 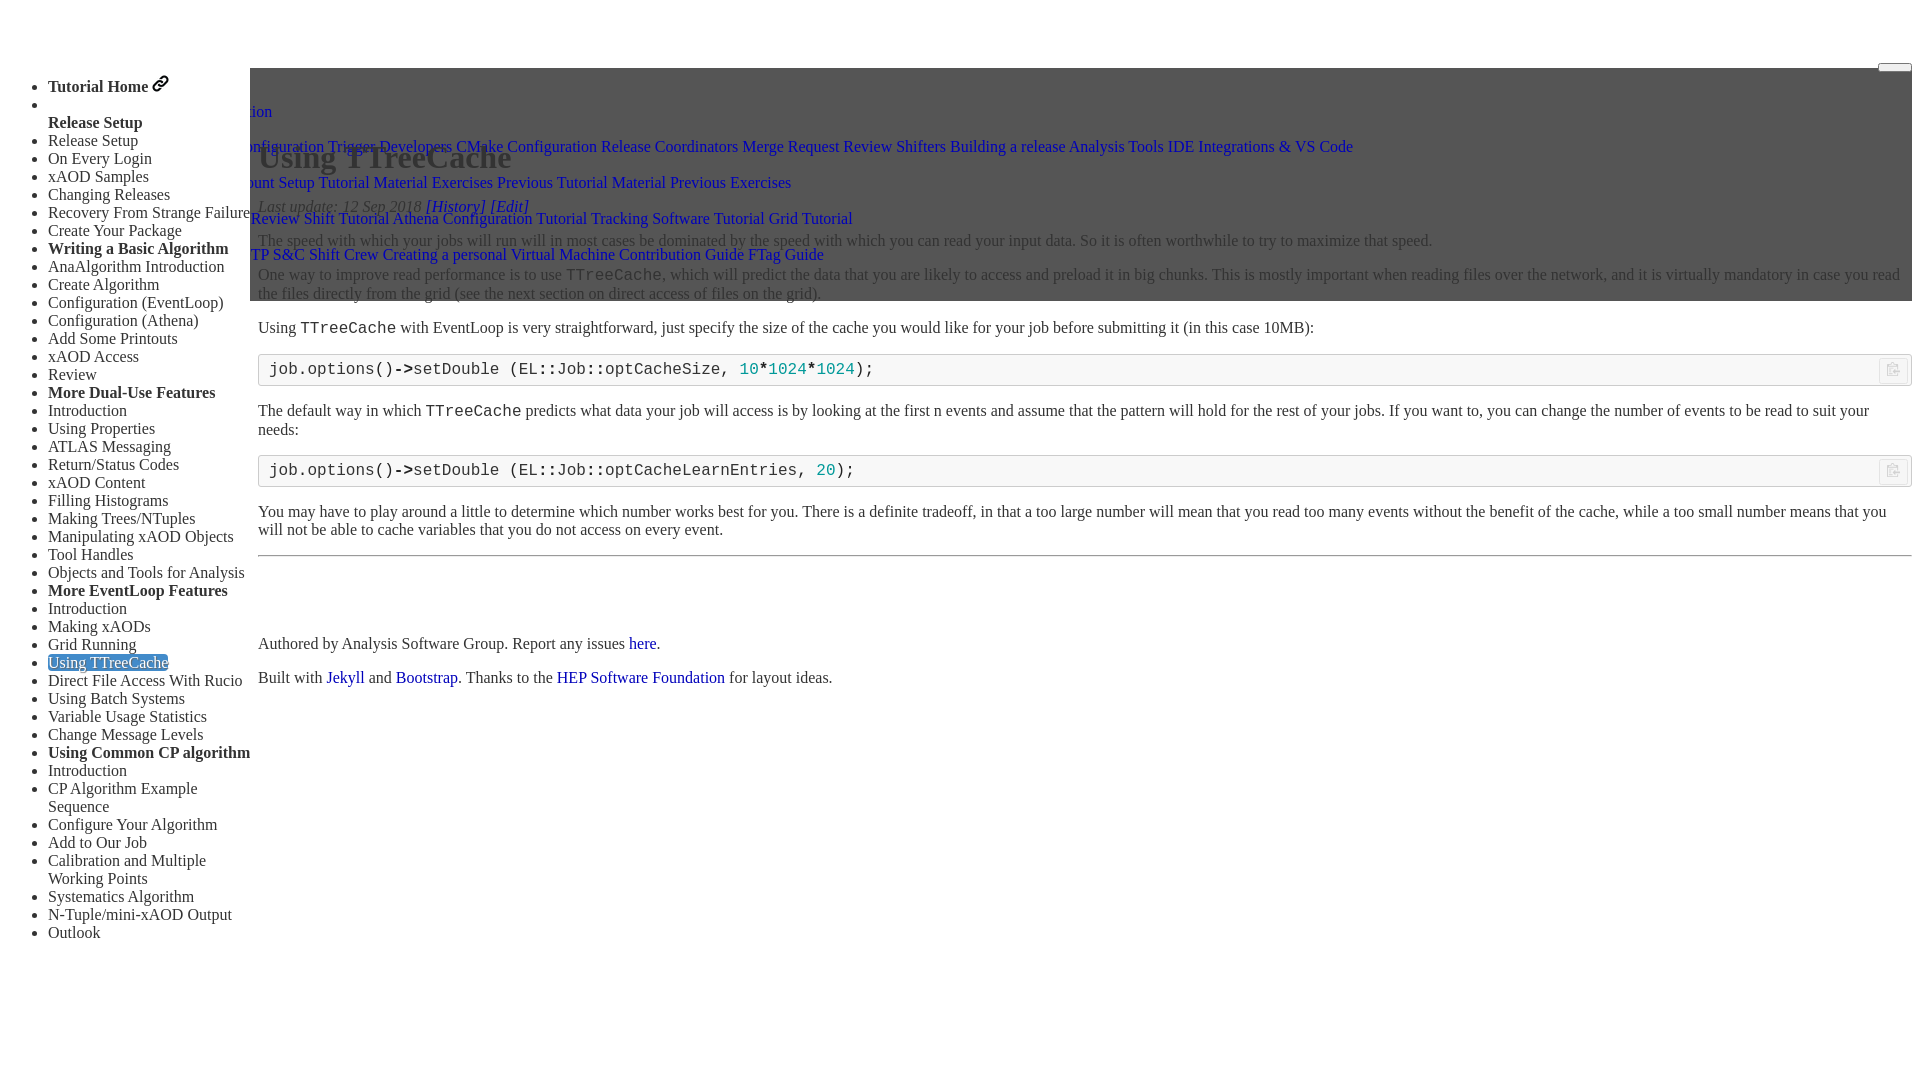 I want to click on 'xAOD Content', so click(x=95, y=482).